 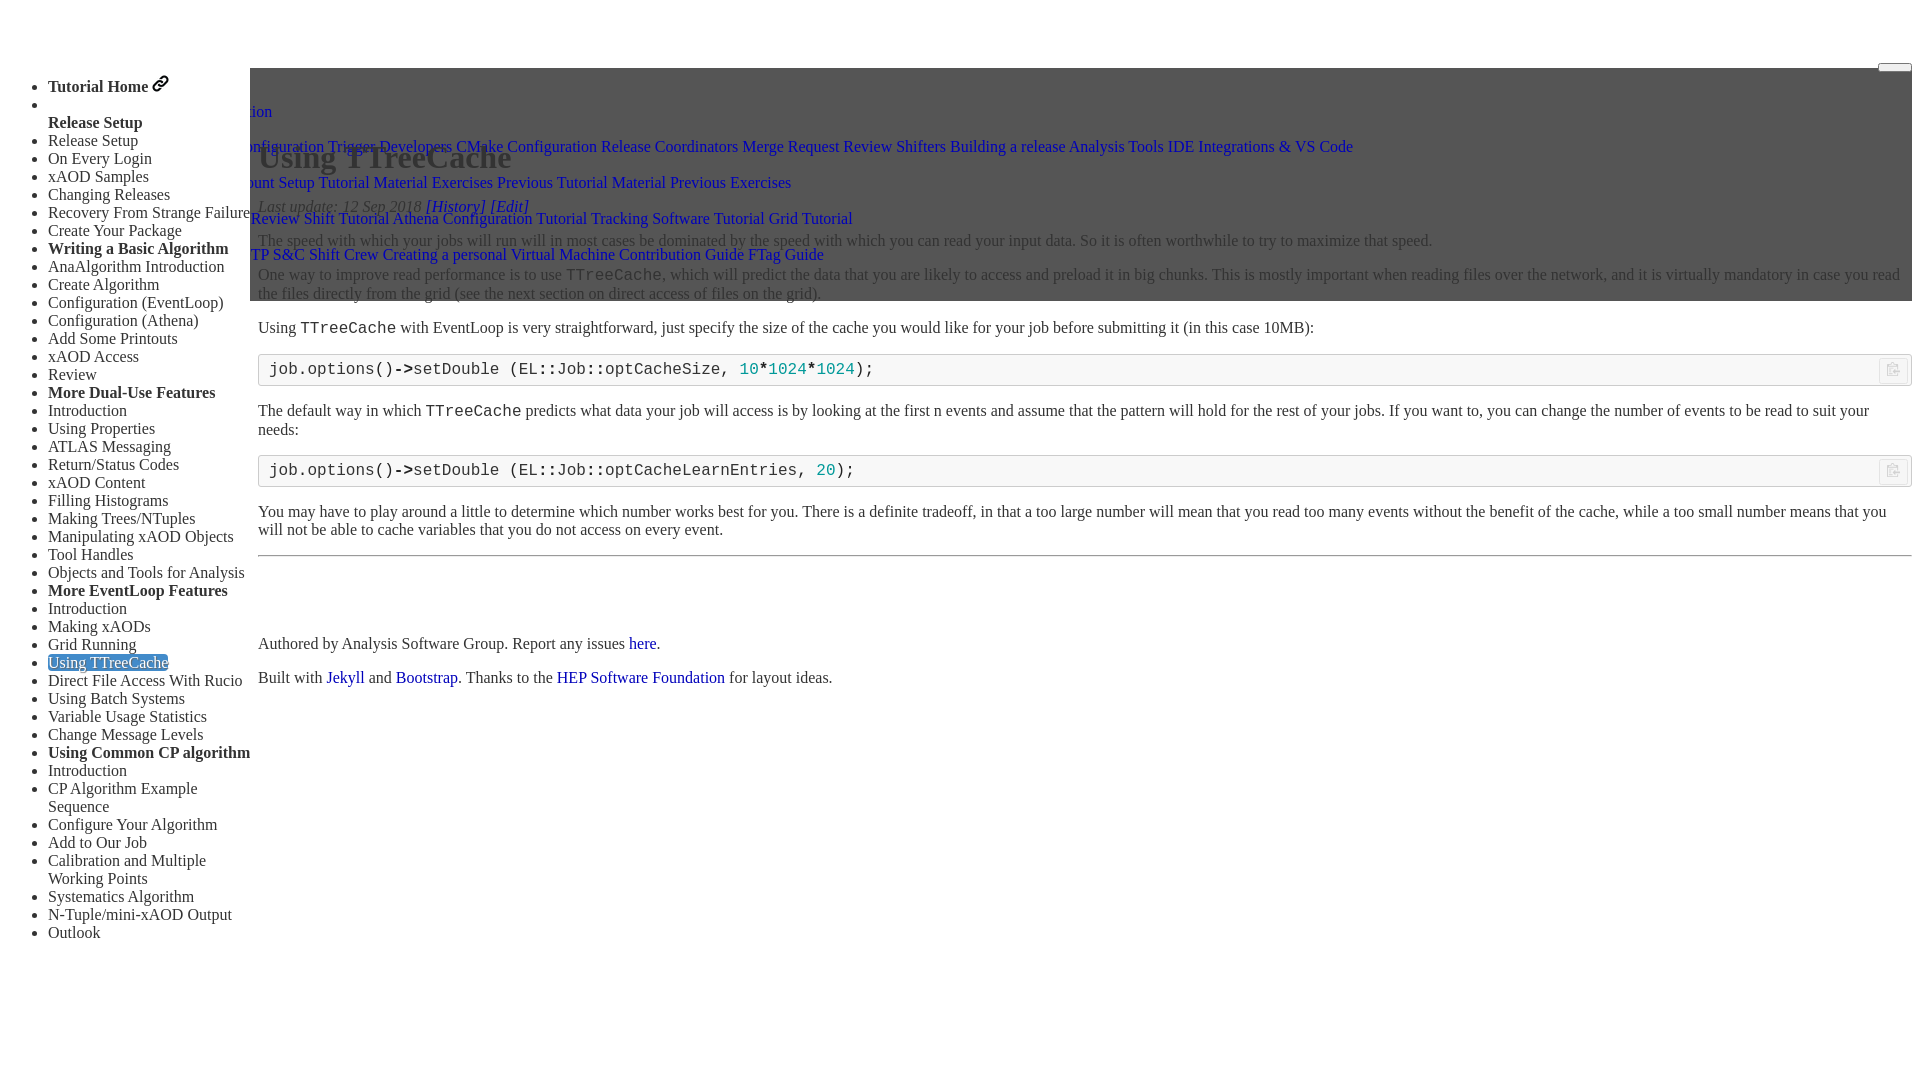 I want to click on 'xAOD Content', so click(x=95, y=482).